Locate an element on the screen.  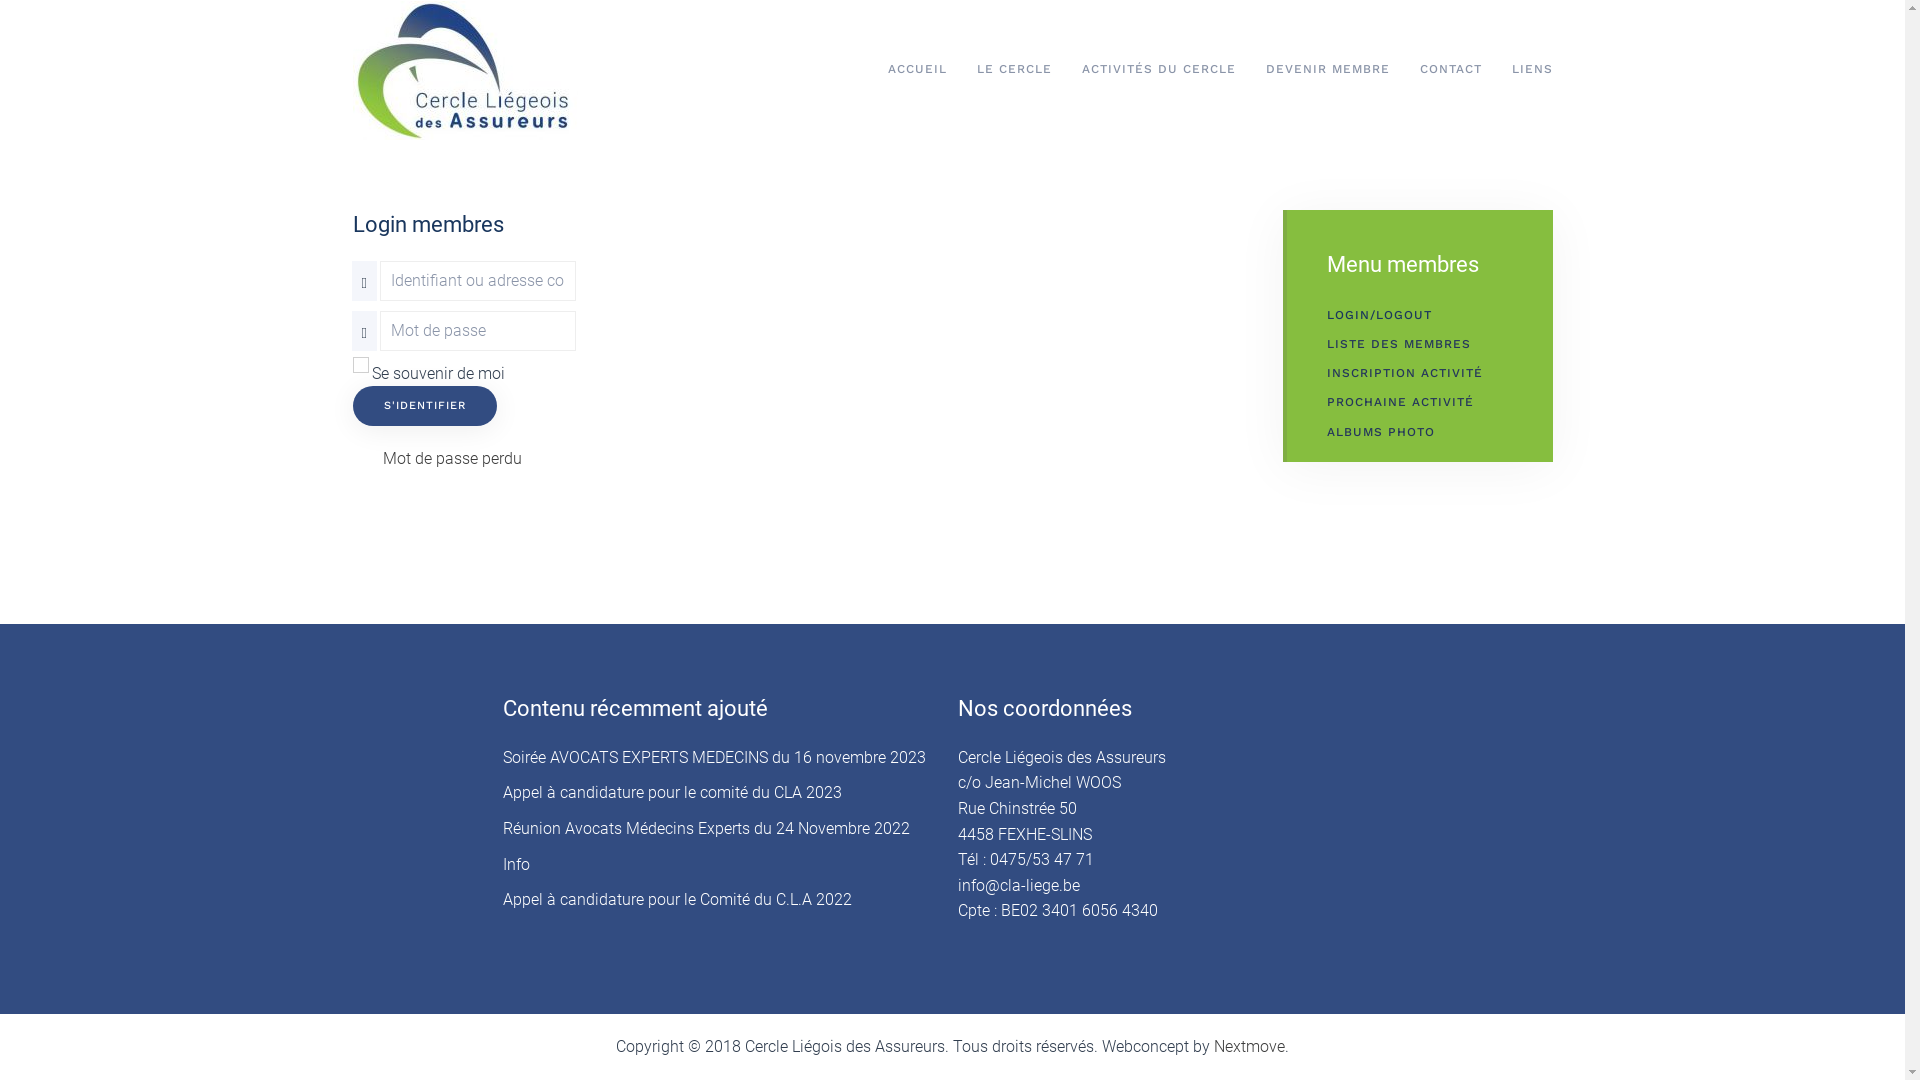
'ACCUEIL' is located at coordinates (915, 68).